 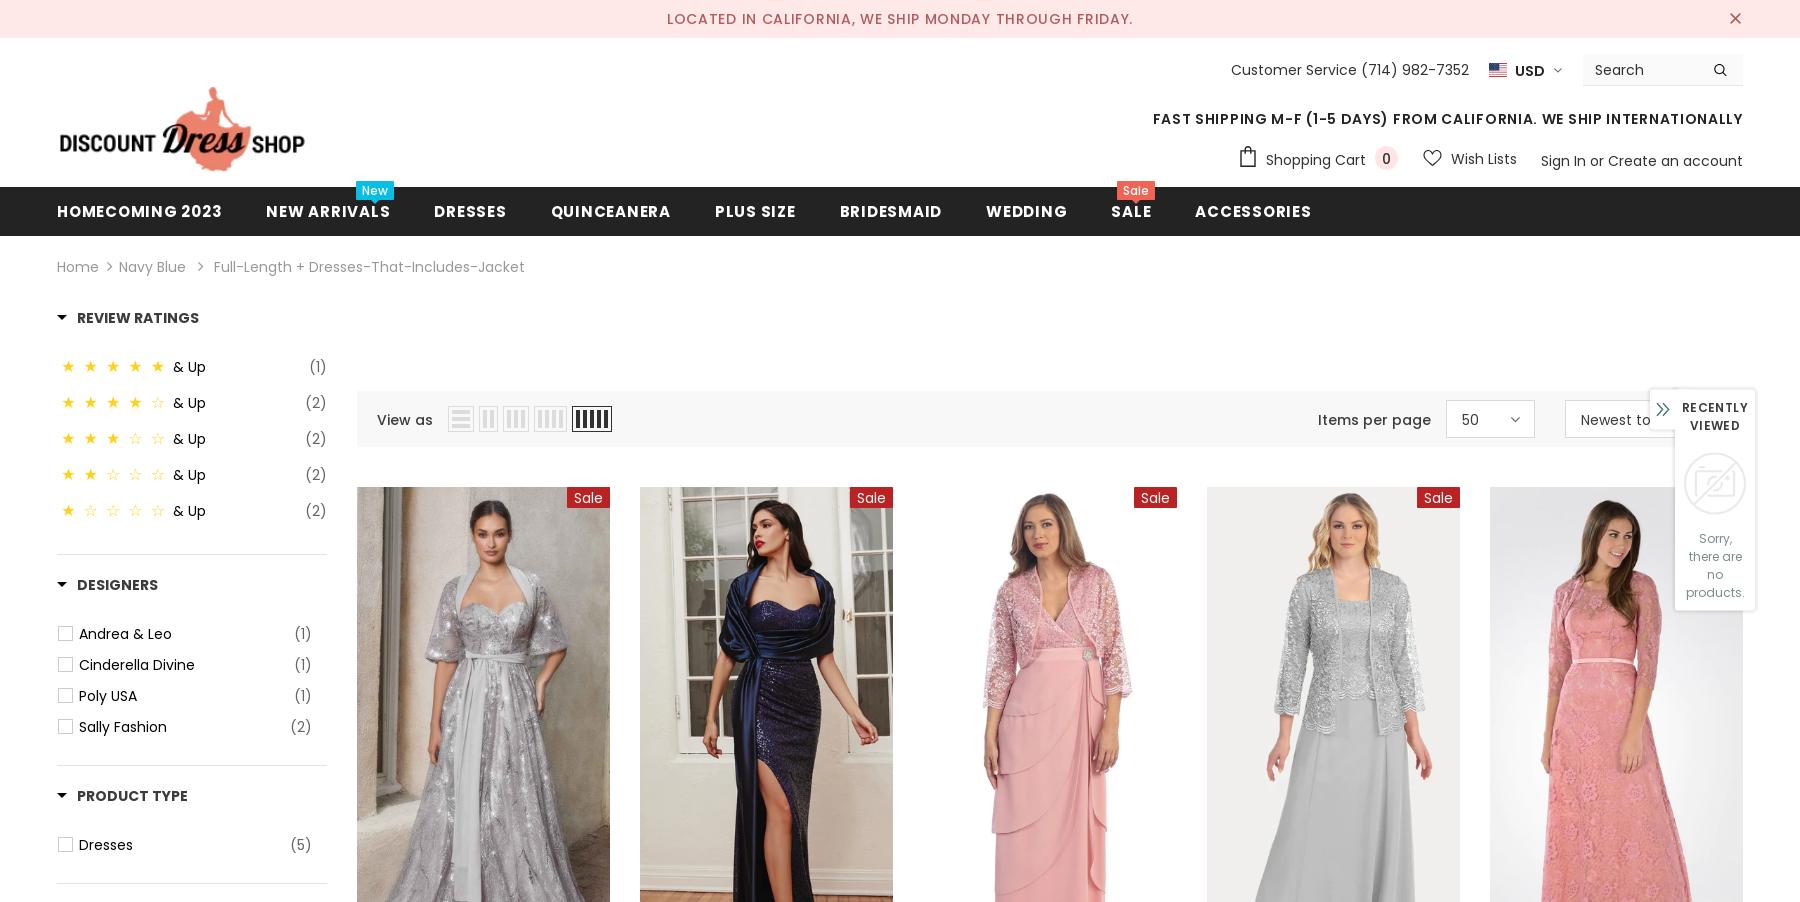 I want to click on '(5)', so click(x=288, y=844).